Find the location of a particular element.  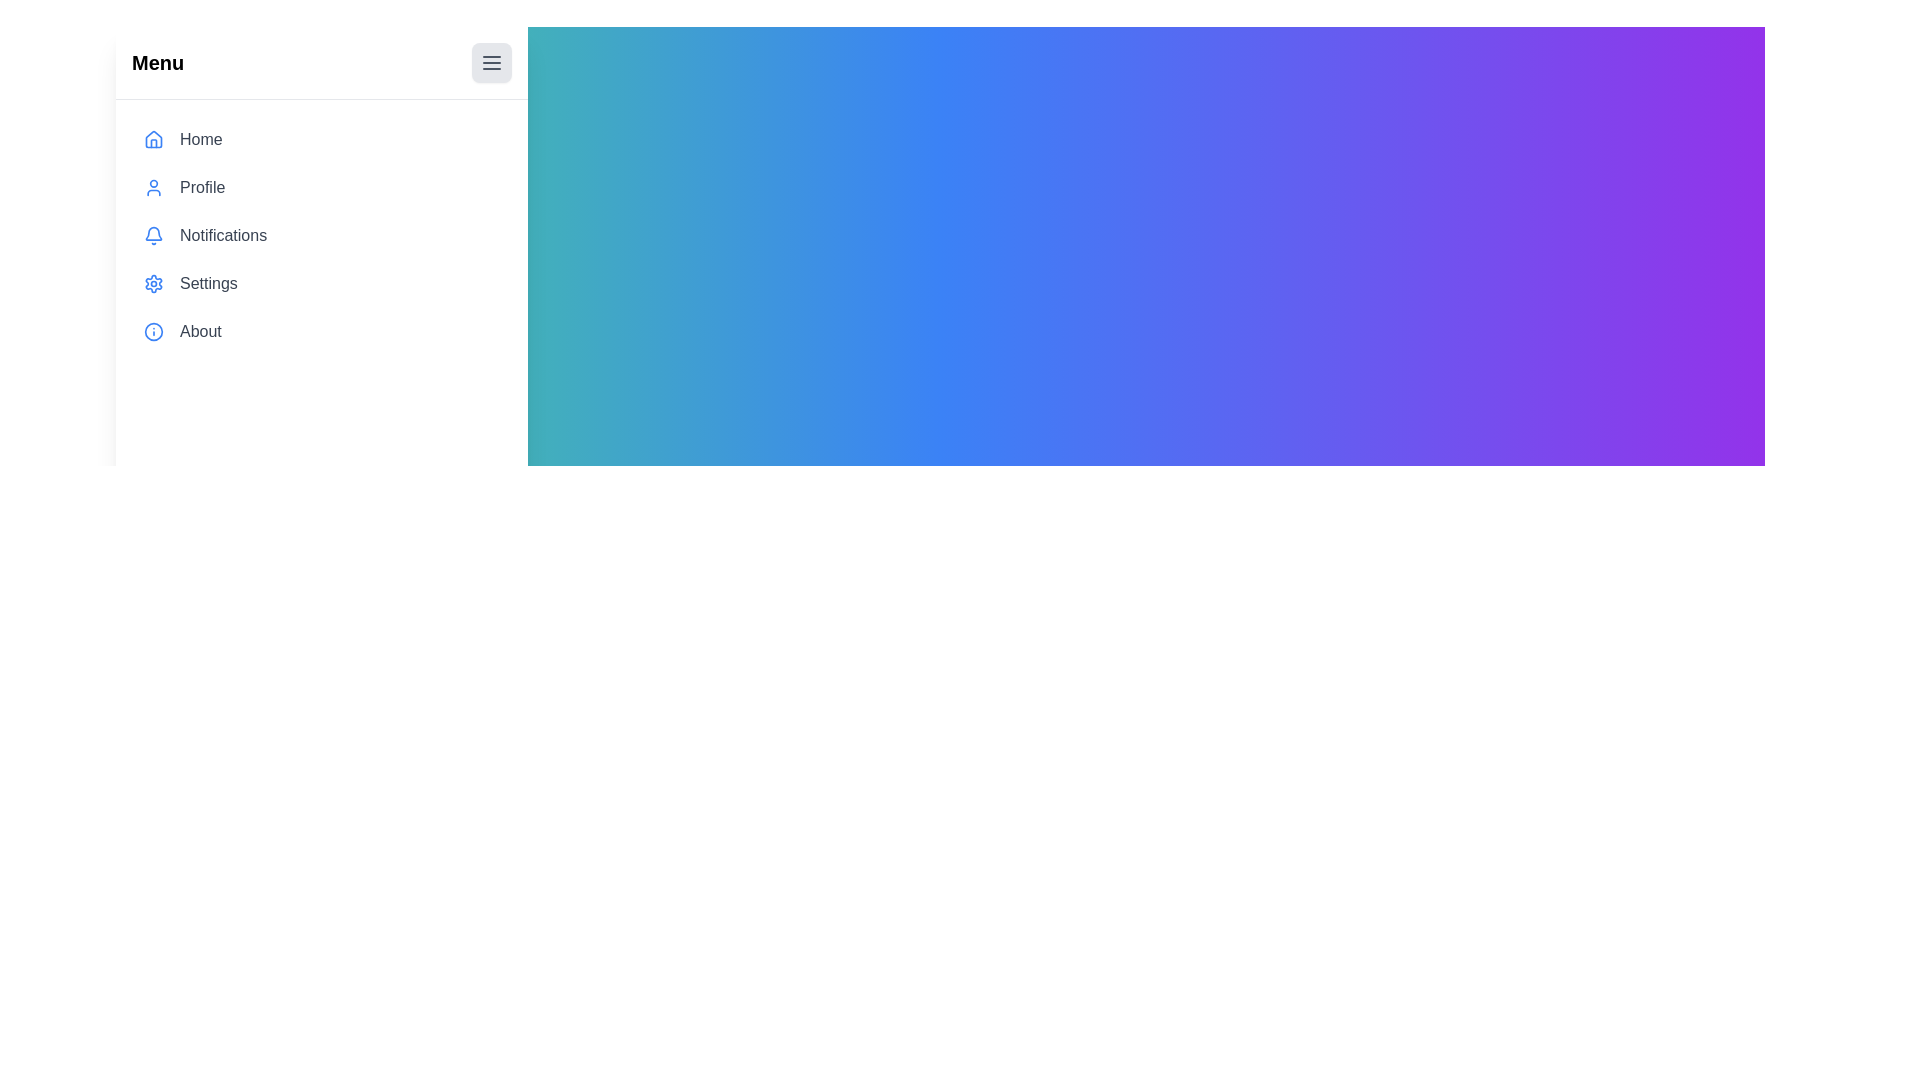

the menu item labeled Profile is located at coordinates (322, 188).